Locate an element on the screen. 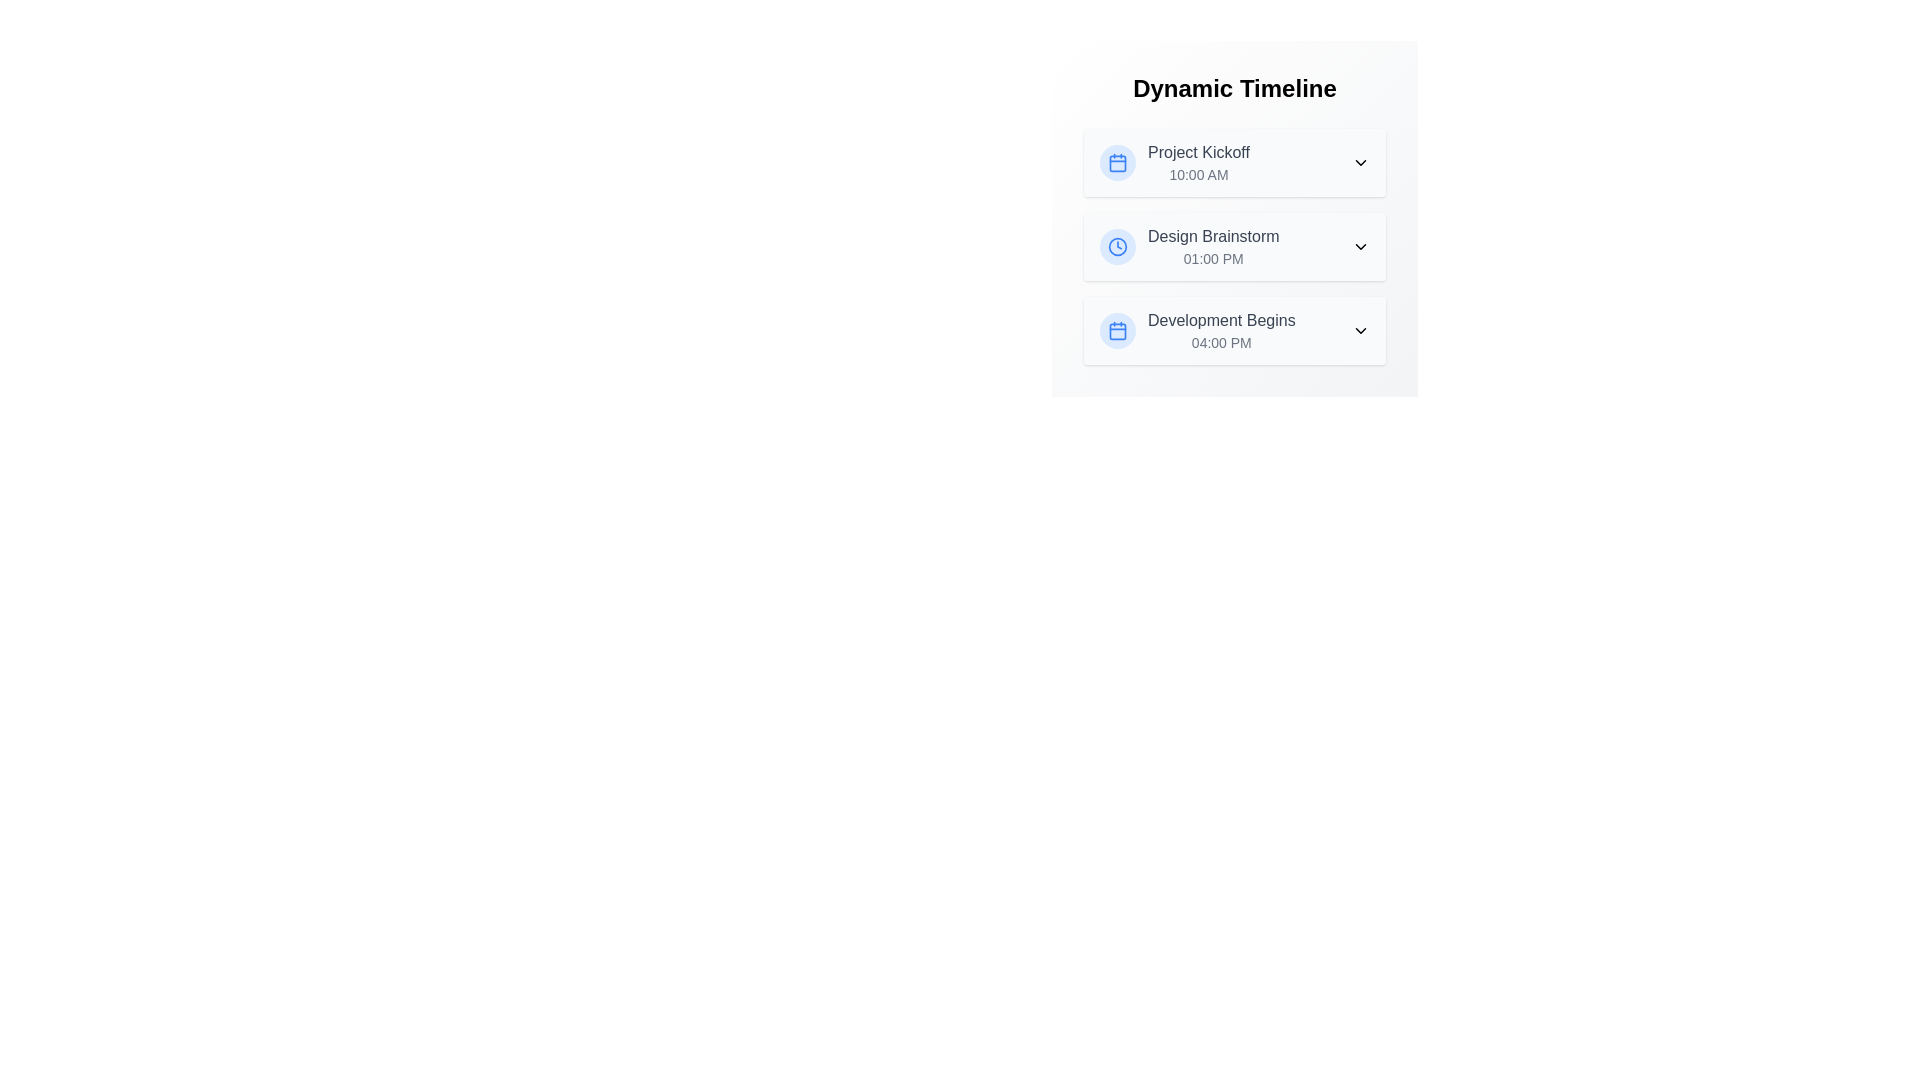 Image resolution: width=1920 pixels, height=1080 pixels. the text label displaying 'Design Brainstorm', which has a medium font weight and gray color, positioned above the time indicator '01:00 PM' in the 'Dynamic Timeline' is located at coordinates (1212, 235).